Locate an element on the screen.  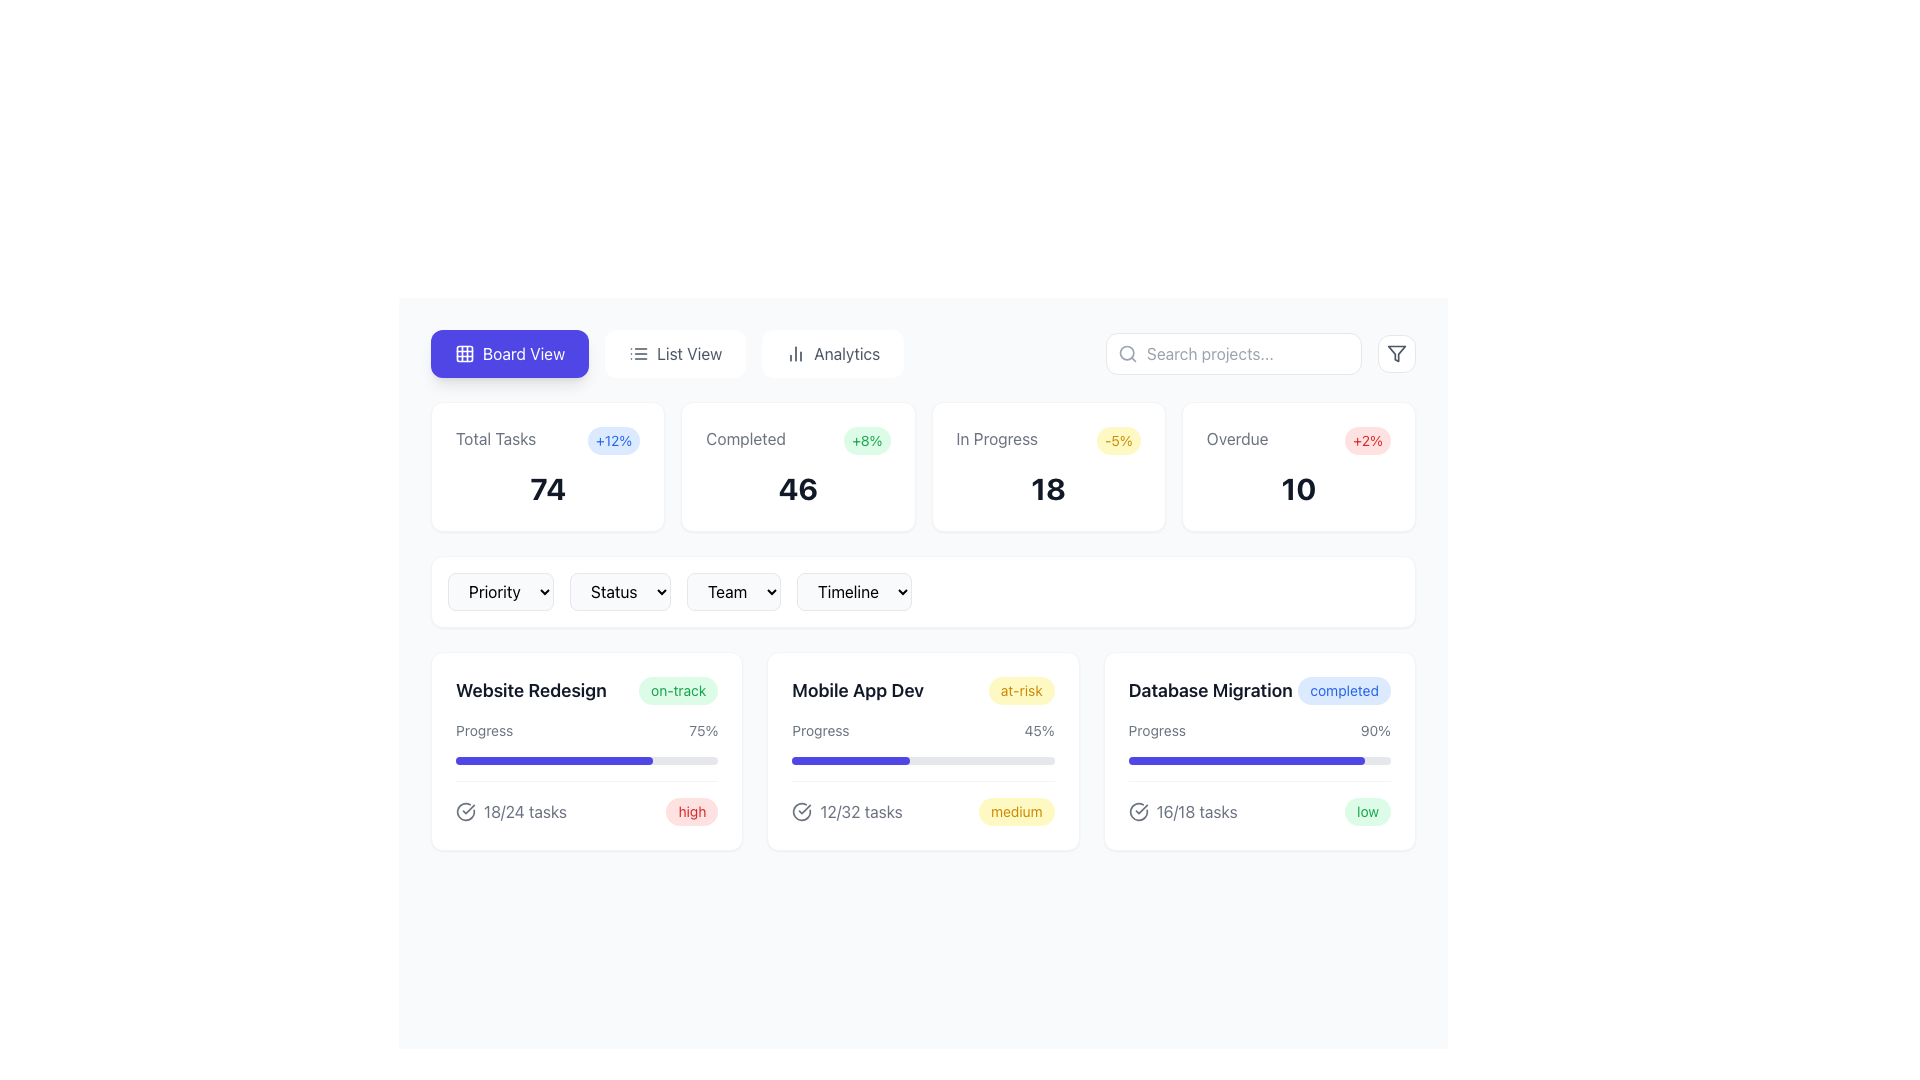
the displayed text '16/18 tasks' in the Data display component located at the bottom right corner of the 'Database Migration' card, adjacent to the label 'low' is located at coordinates (1183, 812).